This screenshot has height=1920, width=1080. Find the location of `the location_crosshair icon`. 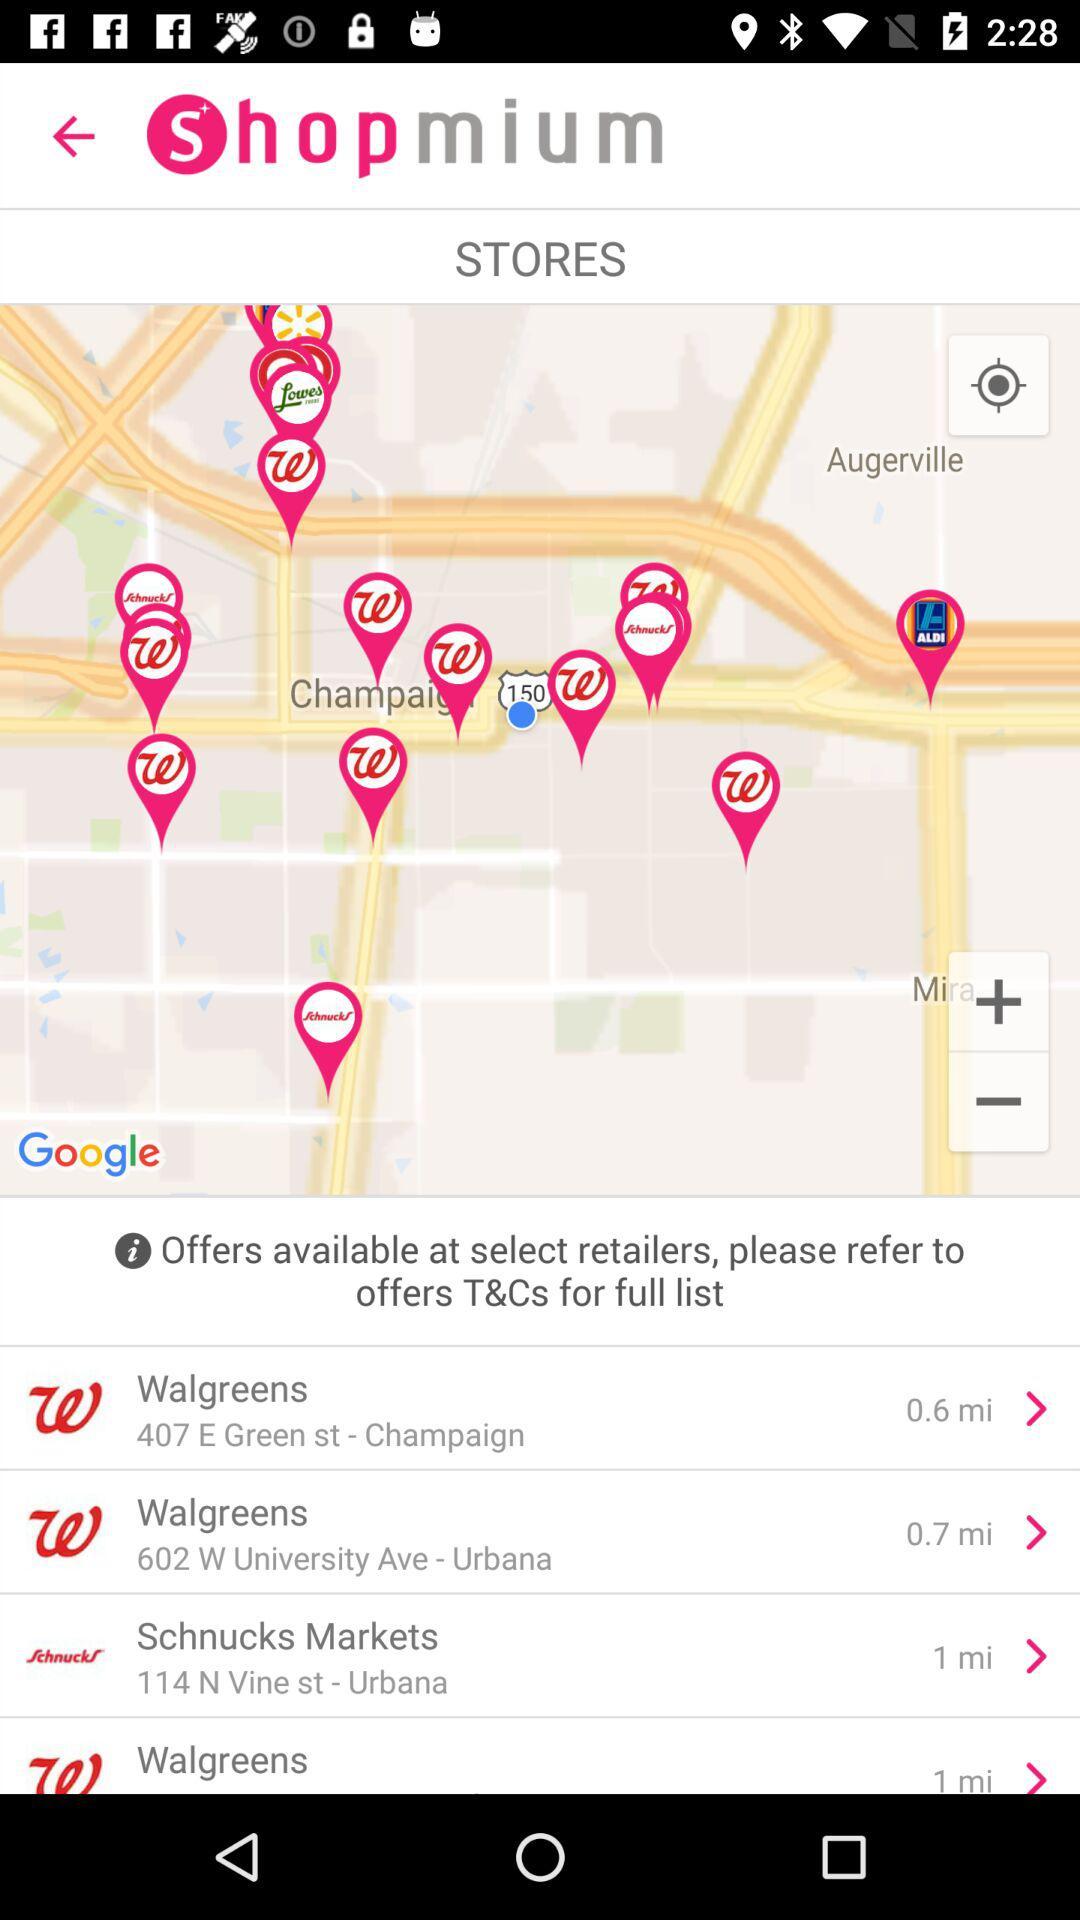

the location_crosshair icon is located at coordinates (998, 386).